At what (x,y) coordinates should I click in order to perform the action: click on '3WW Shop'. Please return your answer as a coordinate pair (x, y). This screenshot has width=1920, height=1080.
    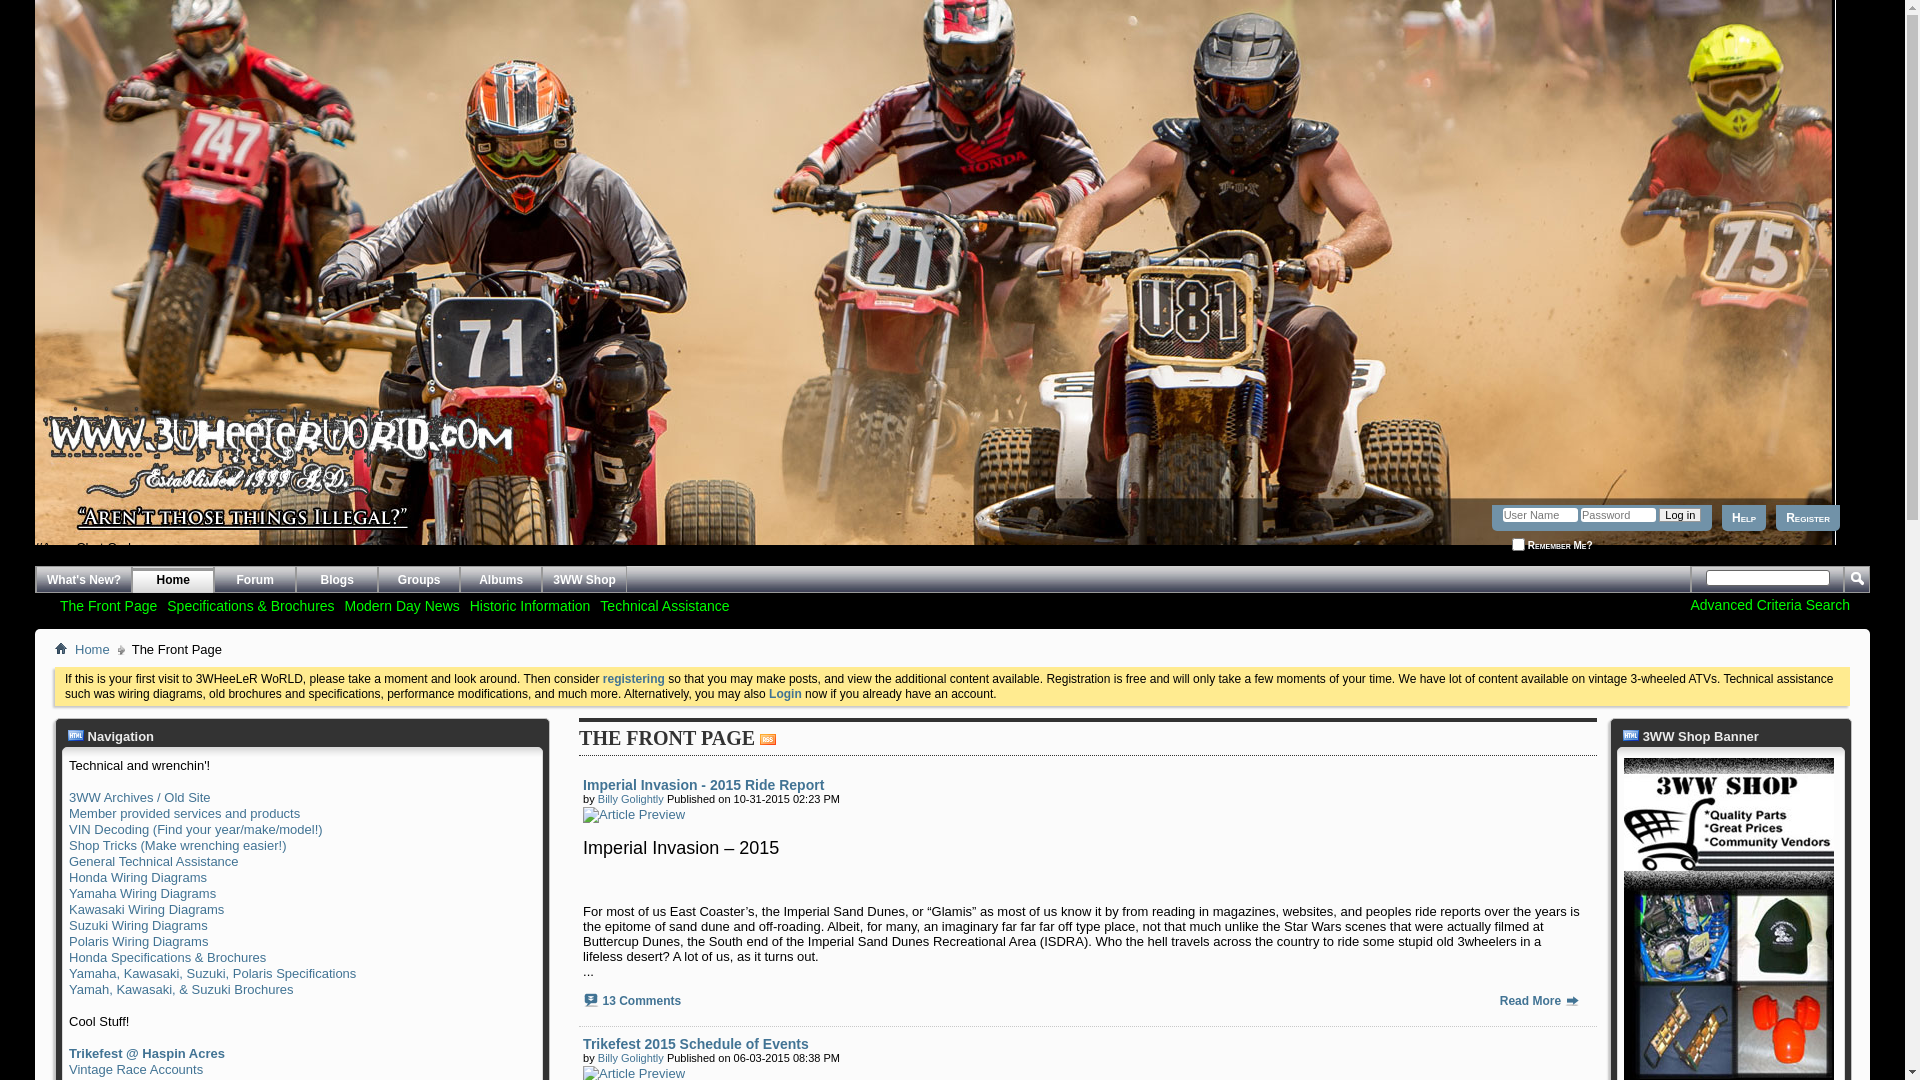
    Looking at the image, I should click on (583, 579).